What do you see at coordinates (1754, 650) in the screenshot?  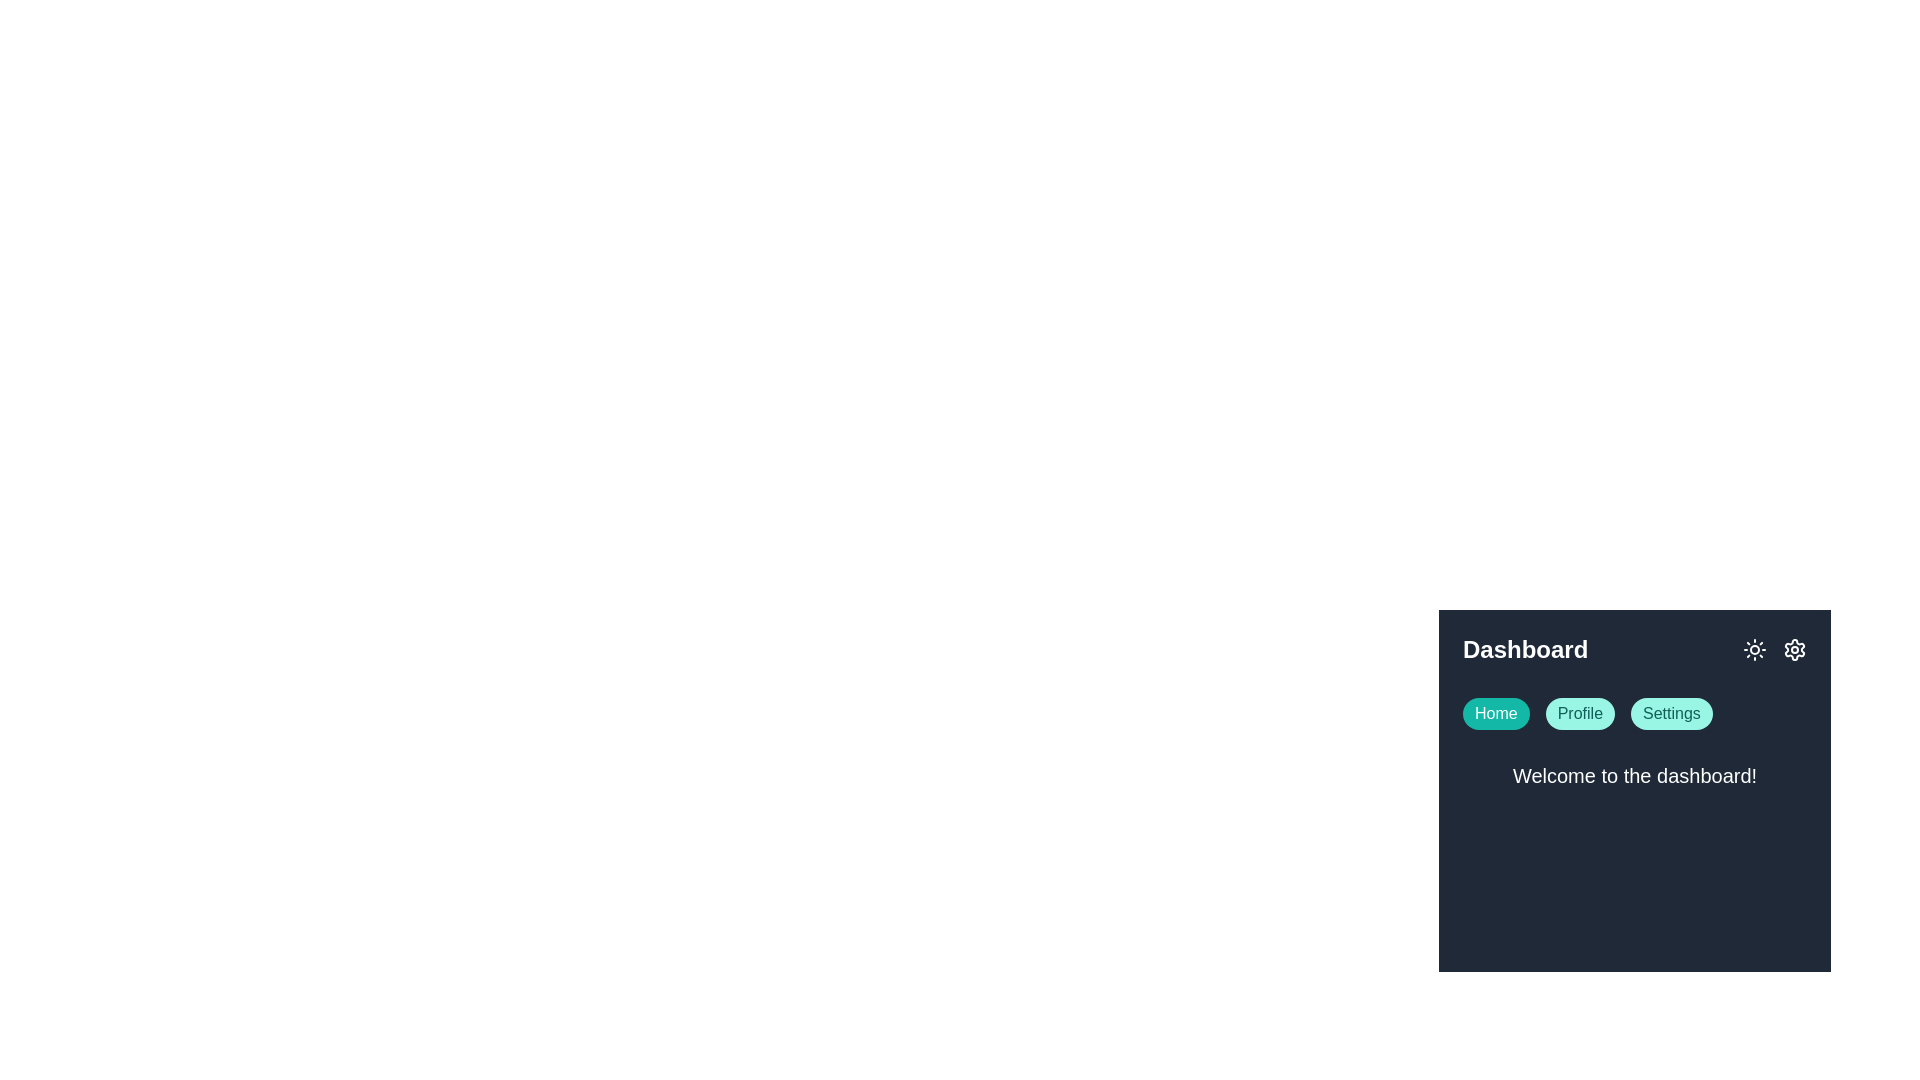 I see `the circular sun-like icon button located at the top-right corner of the dashboard interface` at bounding box center [1754, 650].